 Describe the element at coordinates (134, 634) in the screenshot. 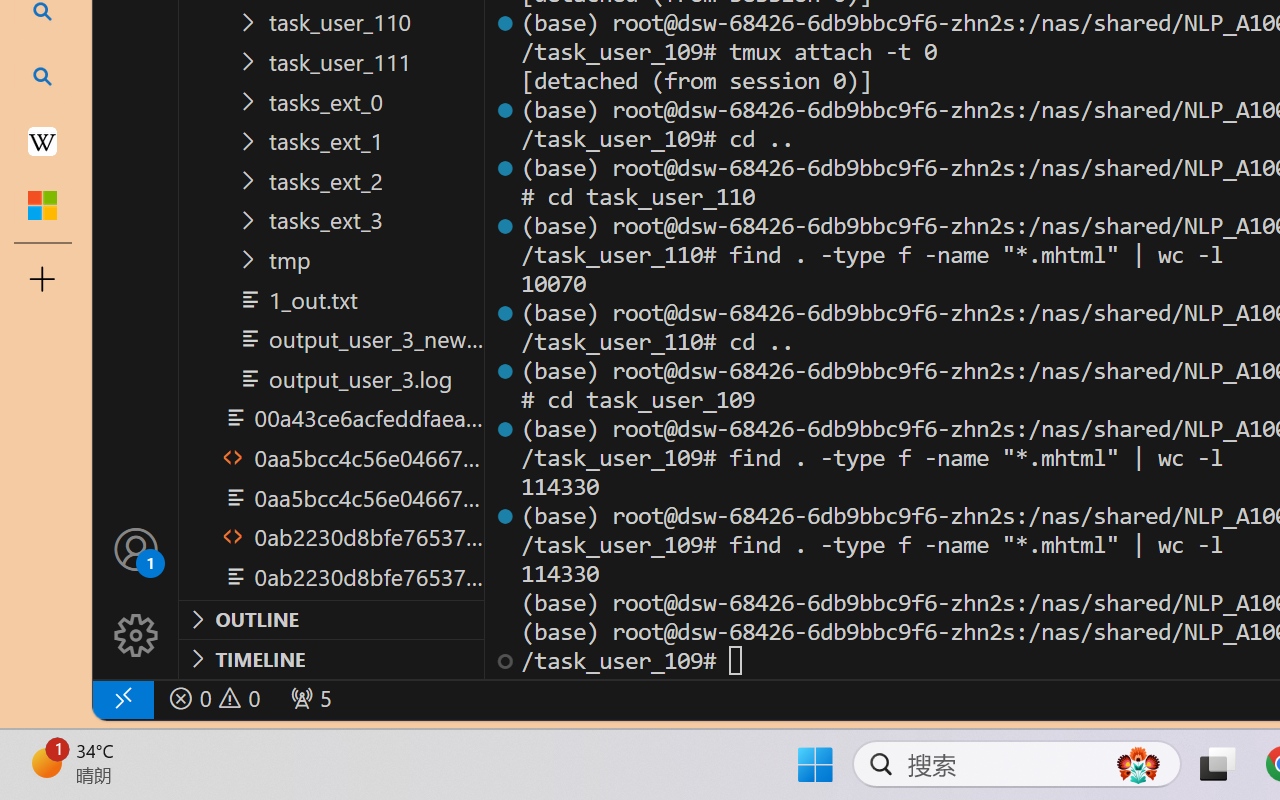

I see `'Manage'` at that location.